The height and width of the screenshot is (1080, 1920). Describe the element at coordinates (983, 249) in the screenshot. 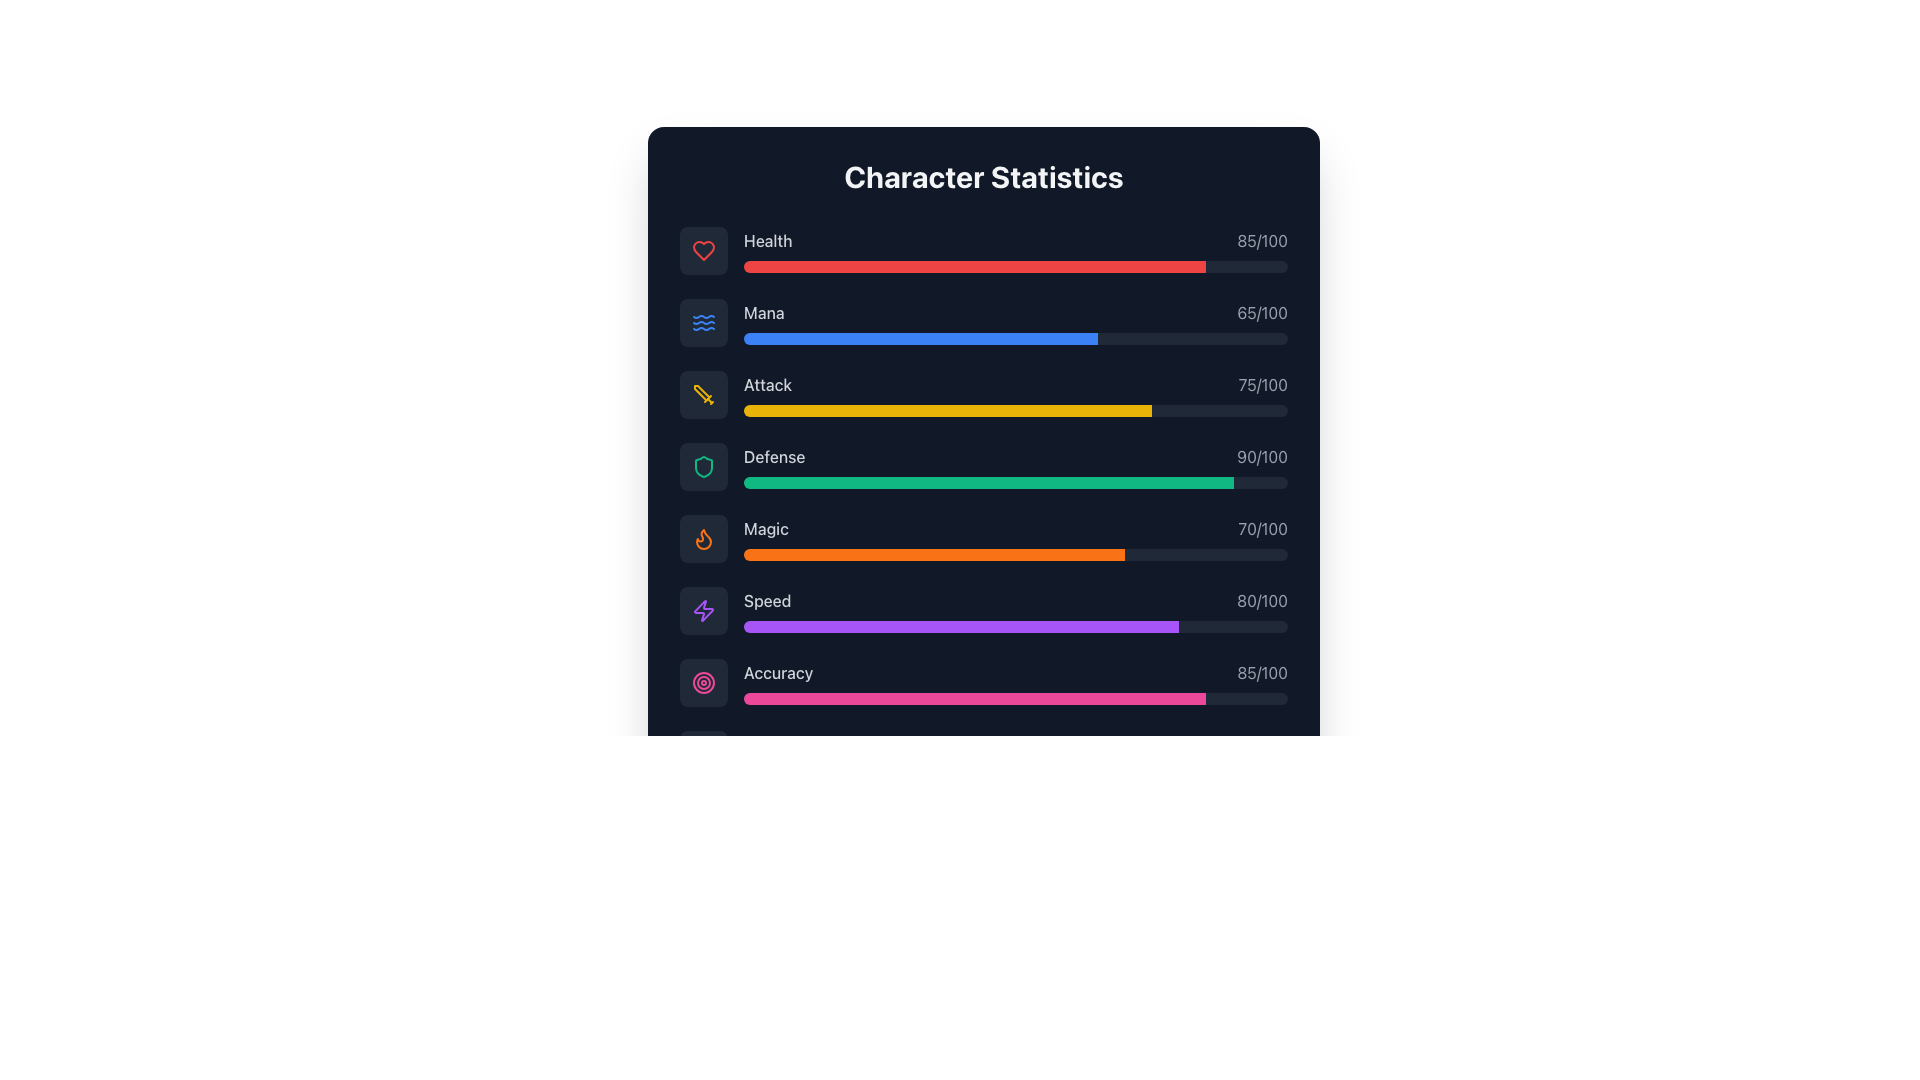

I see `numeric value and label of the Progress bar component indicating the 'Health' metric of the character, located in the first row of the 'Character Statistics' grid` at that location.